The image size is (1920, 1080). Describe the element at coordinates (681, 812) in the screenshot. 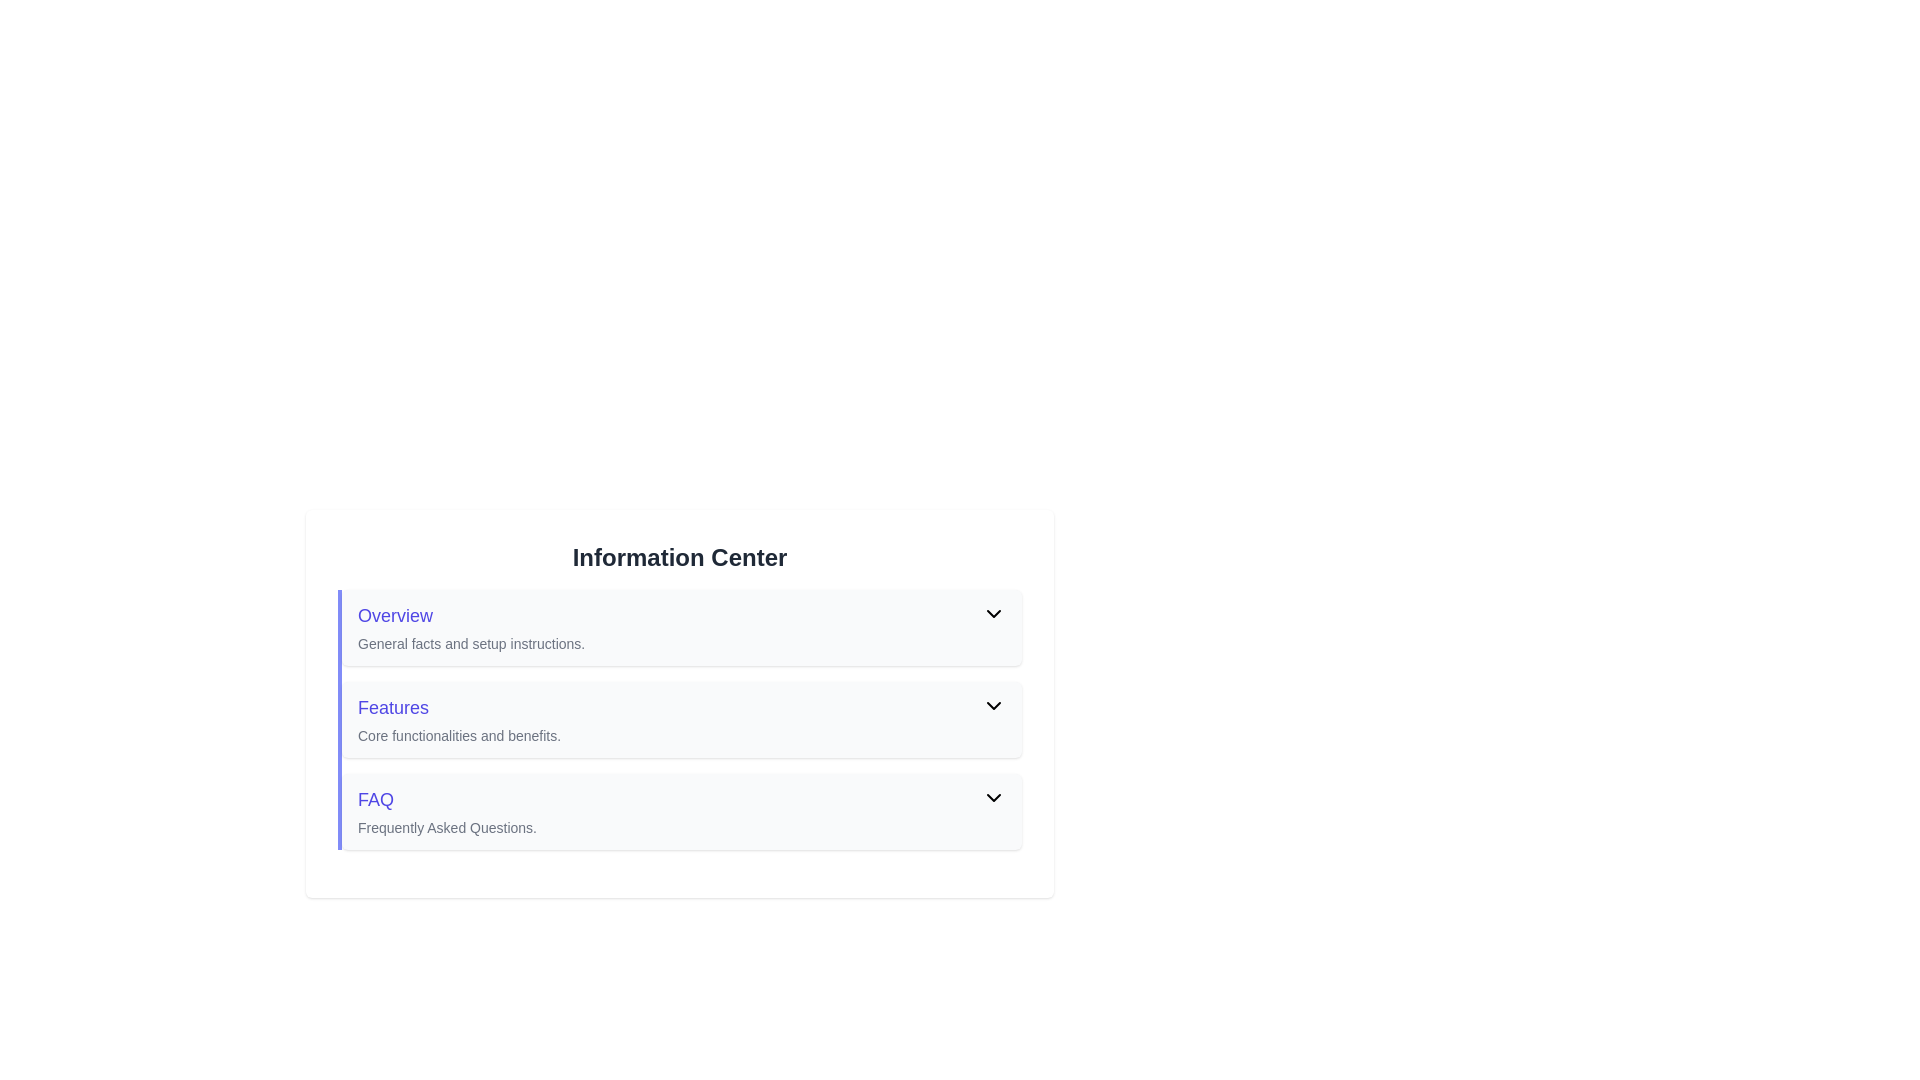

I see `the 'Frequently Asked Questions' expandable list item to possibly view additional tooltips` at that location.